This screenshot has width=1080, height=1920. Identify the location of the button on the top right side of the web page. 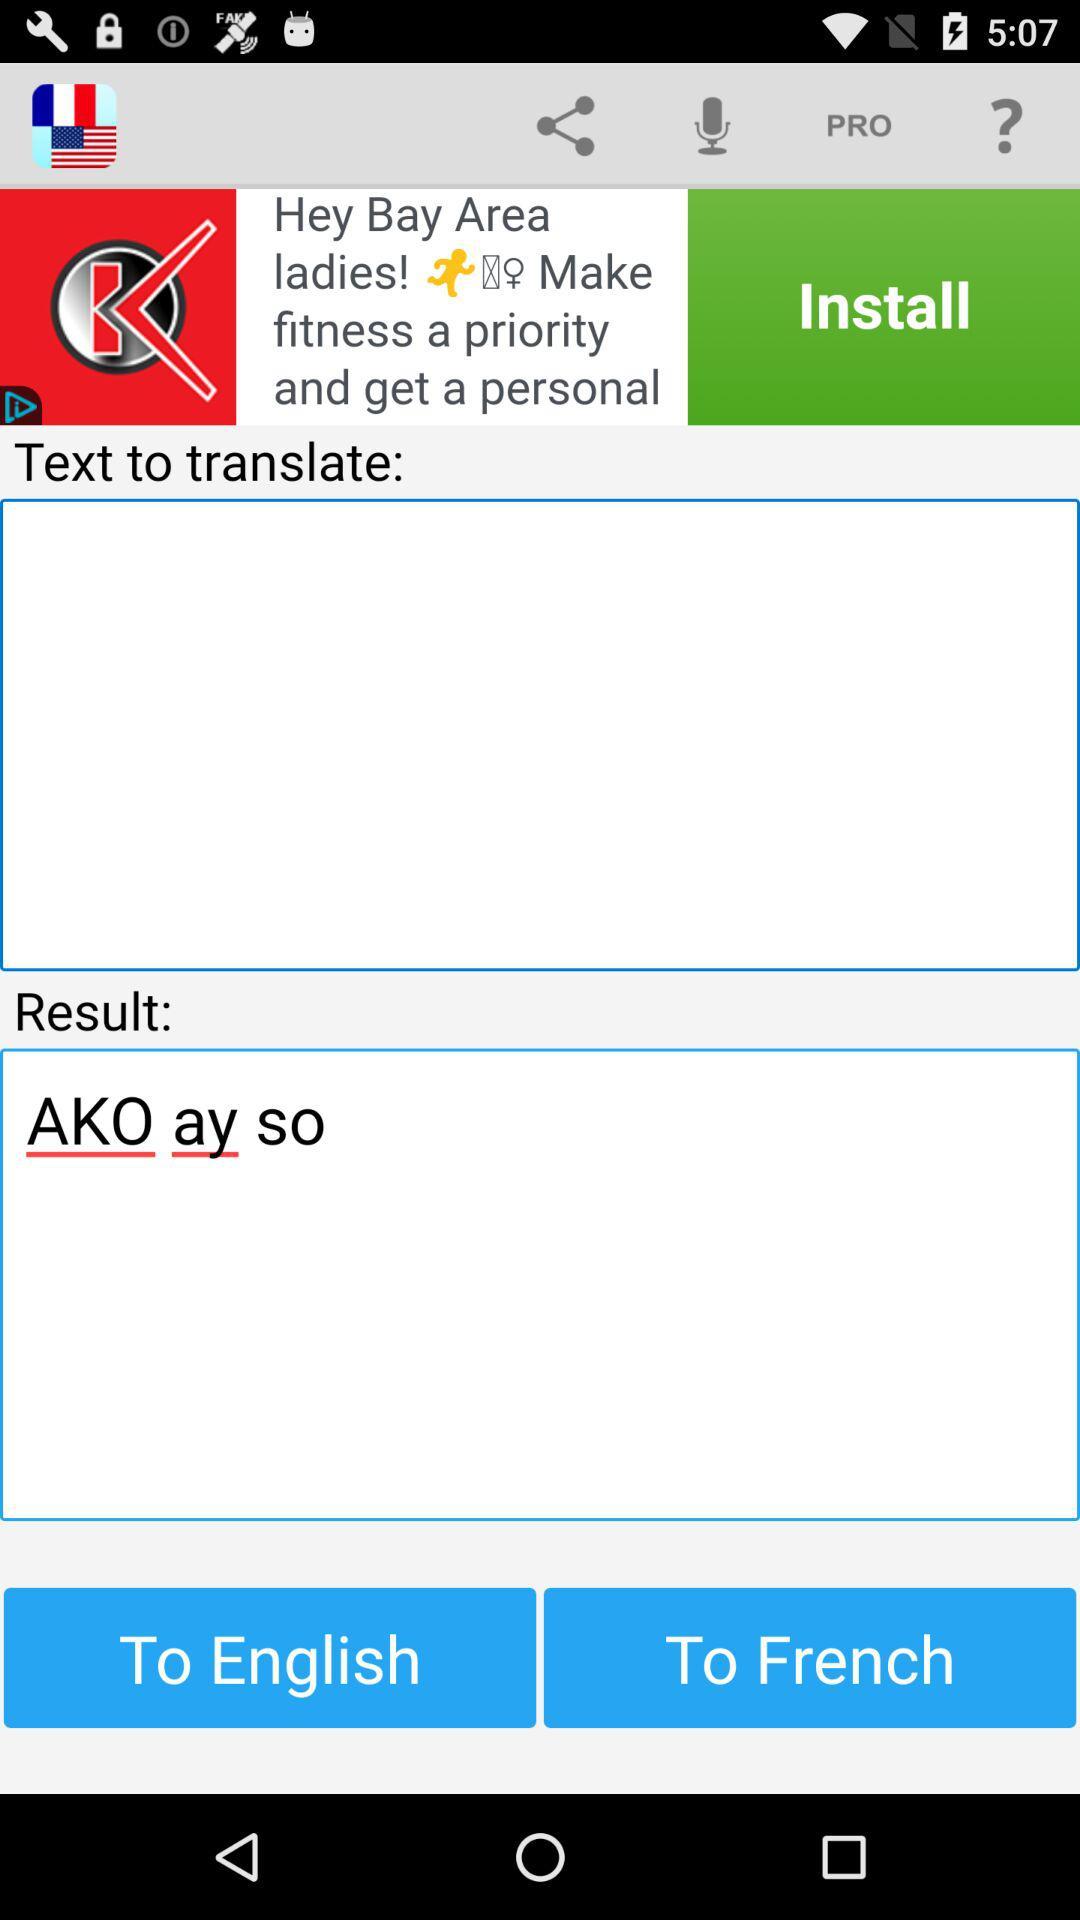
(1006, 124).